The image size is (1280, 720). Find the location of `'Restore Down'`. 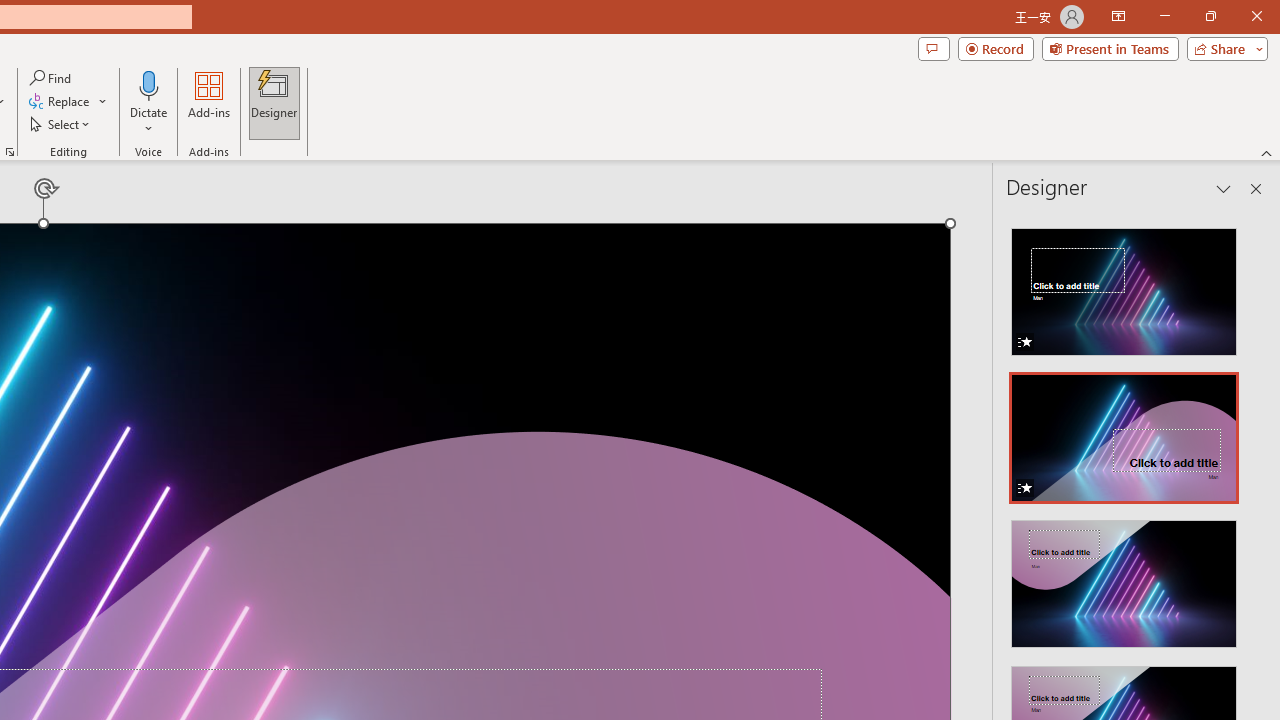

'Restore Down' is located at coordinates (1209, 16).